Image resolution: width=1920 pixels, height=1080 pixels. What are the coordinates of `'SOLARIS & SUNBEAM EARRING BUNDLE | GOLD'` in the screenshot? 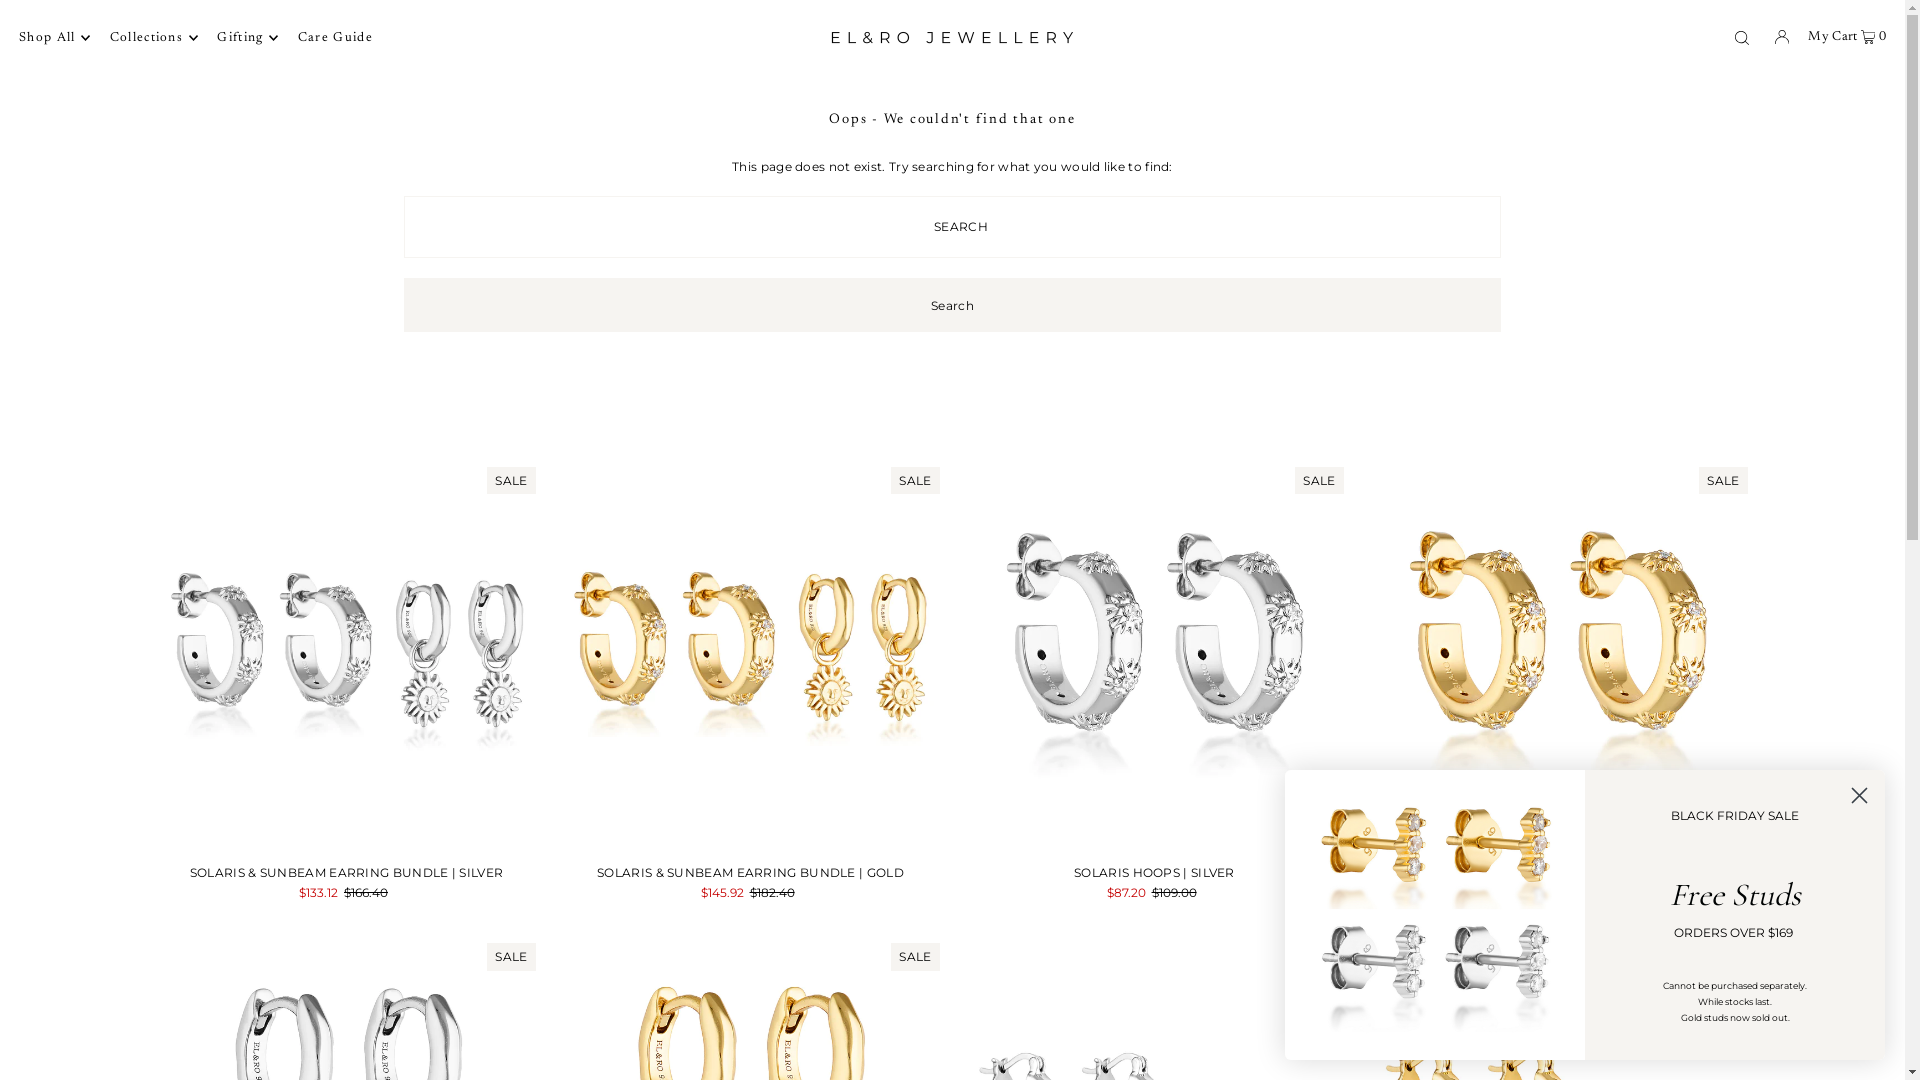 It's located at (748, 871).